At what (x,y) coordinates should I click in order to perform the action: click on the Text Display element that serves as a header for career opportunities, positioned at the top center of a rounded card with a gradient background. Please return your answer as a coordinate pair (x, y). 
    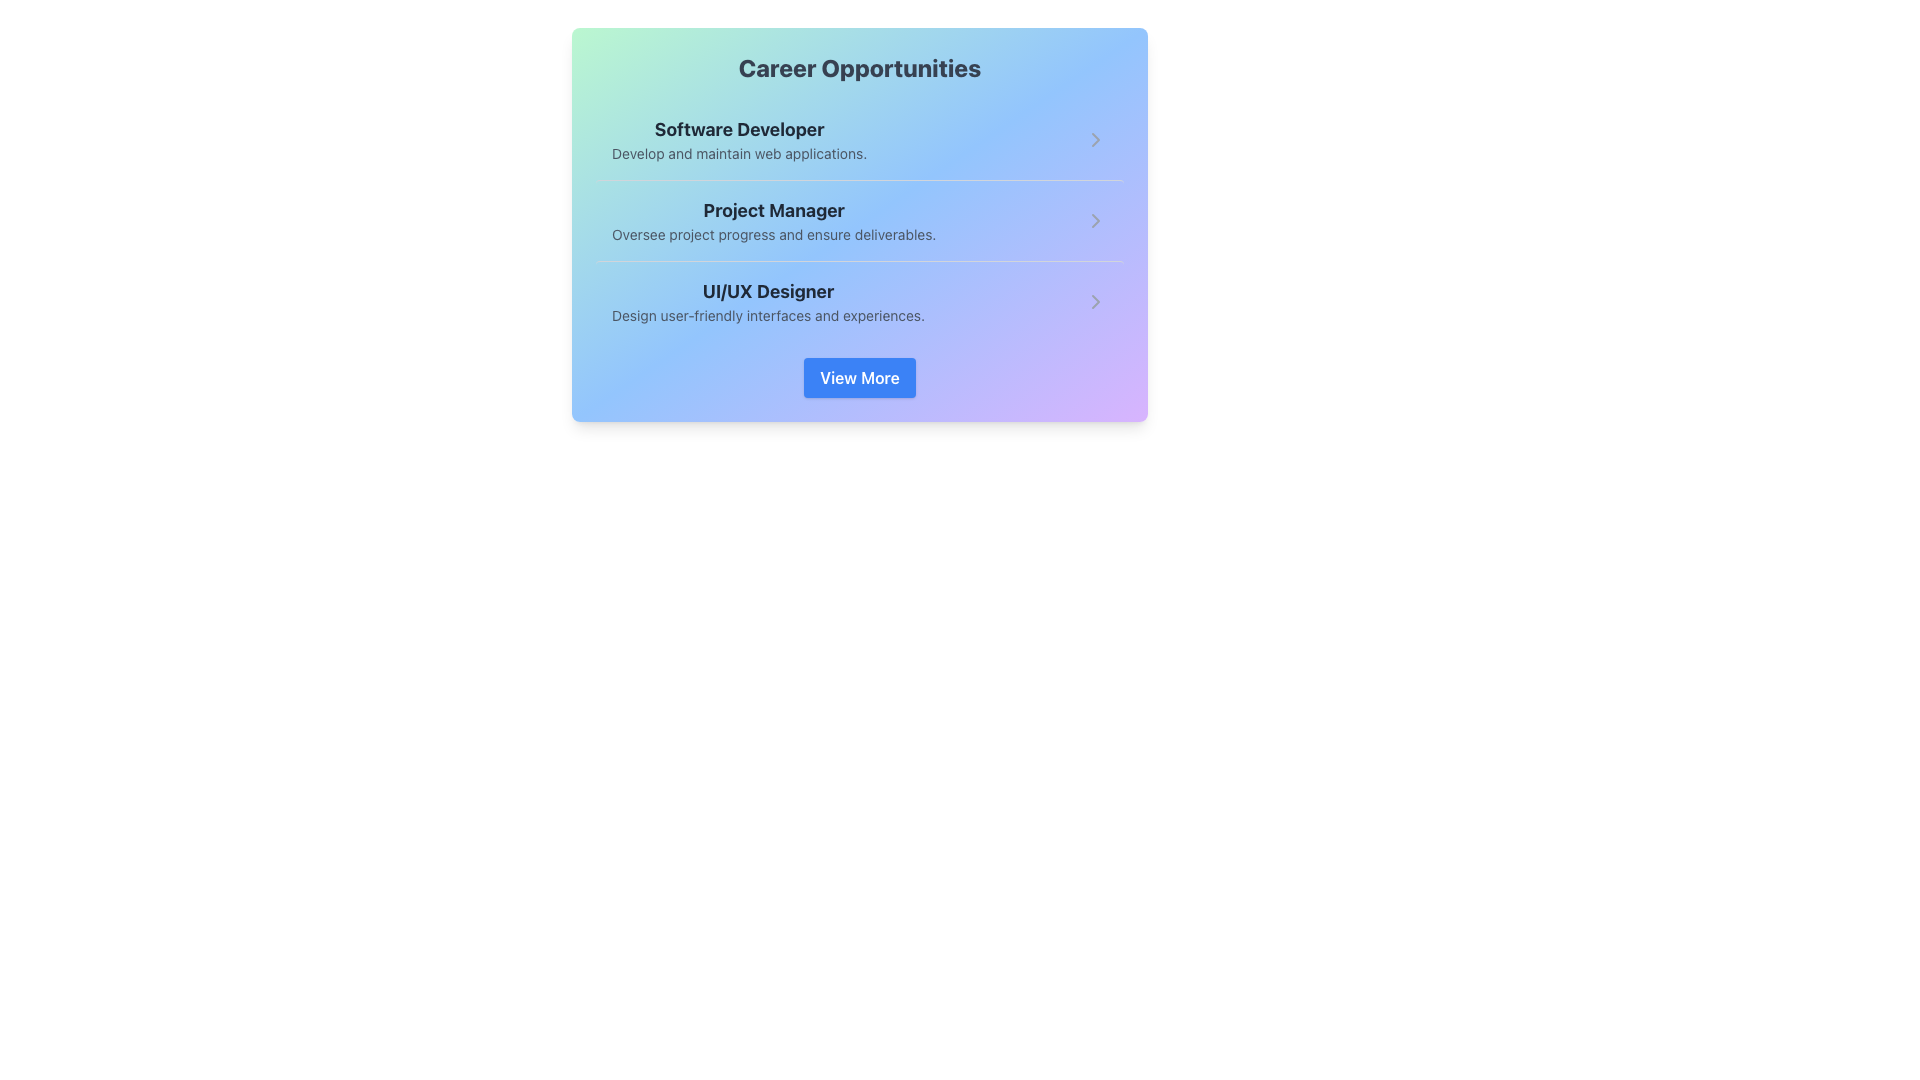
    Looking at the image, I should click on (859, 67).